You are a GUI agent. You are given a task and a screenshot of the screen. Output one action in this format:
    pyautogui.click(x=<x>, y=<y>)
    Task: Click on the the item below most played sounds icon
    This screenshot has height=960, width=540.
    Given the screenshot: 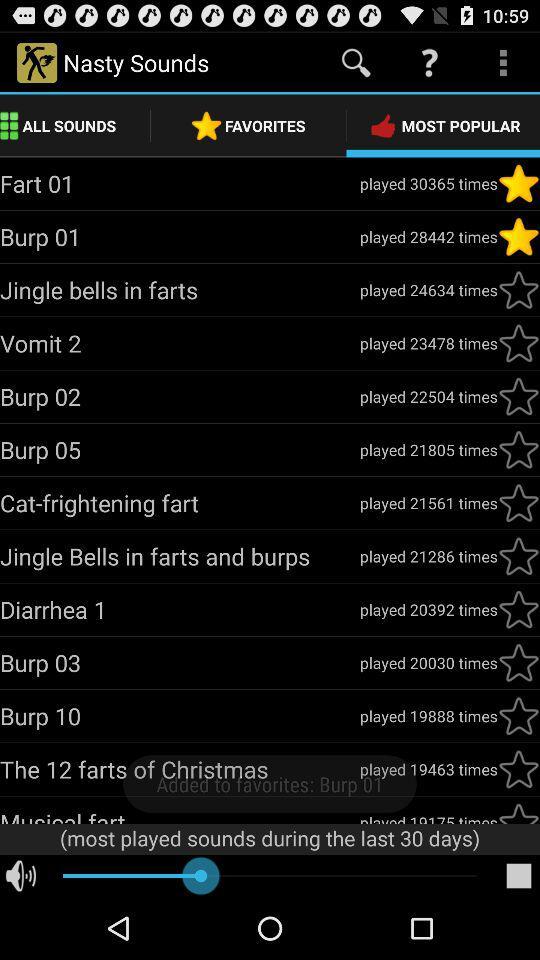 What is the action you would take?
    pyautogui.click(x=518, y=875)
    